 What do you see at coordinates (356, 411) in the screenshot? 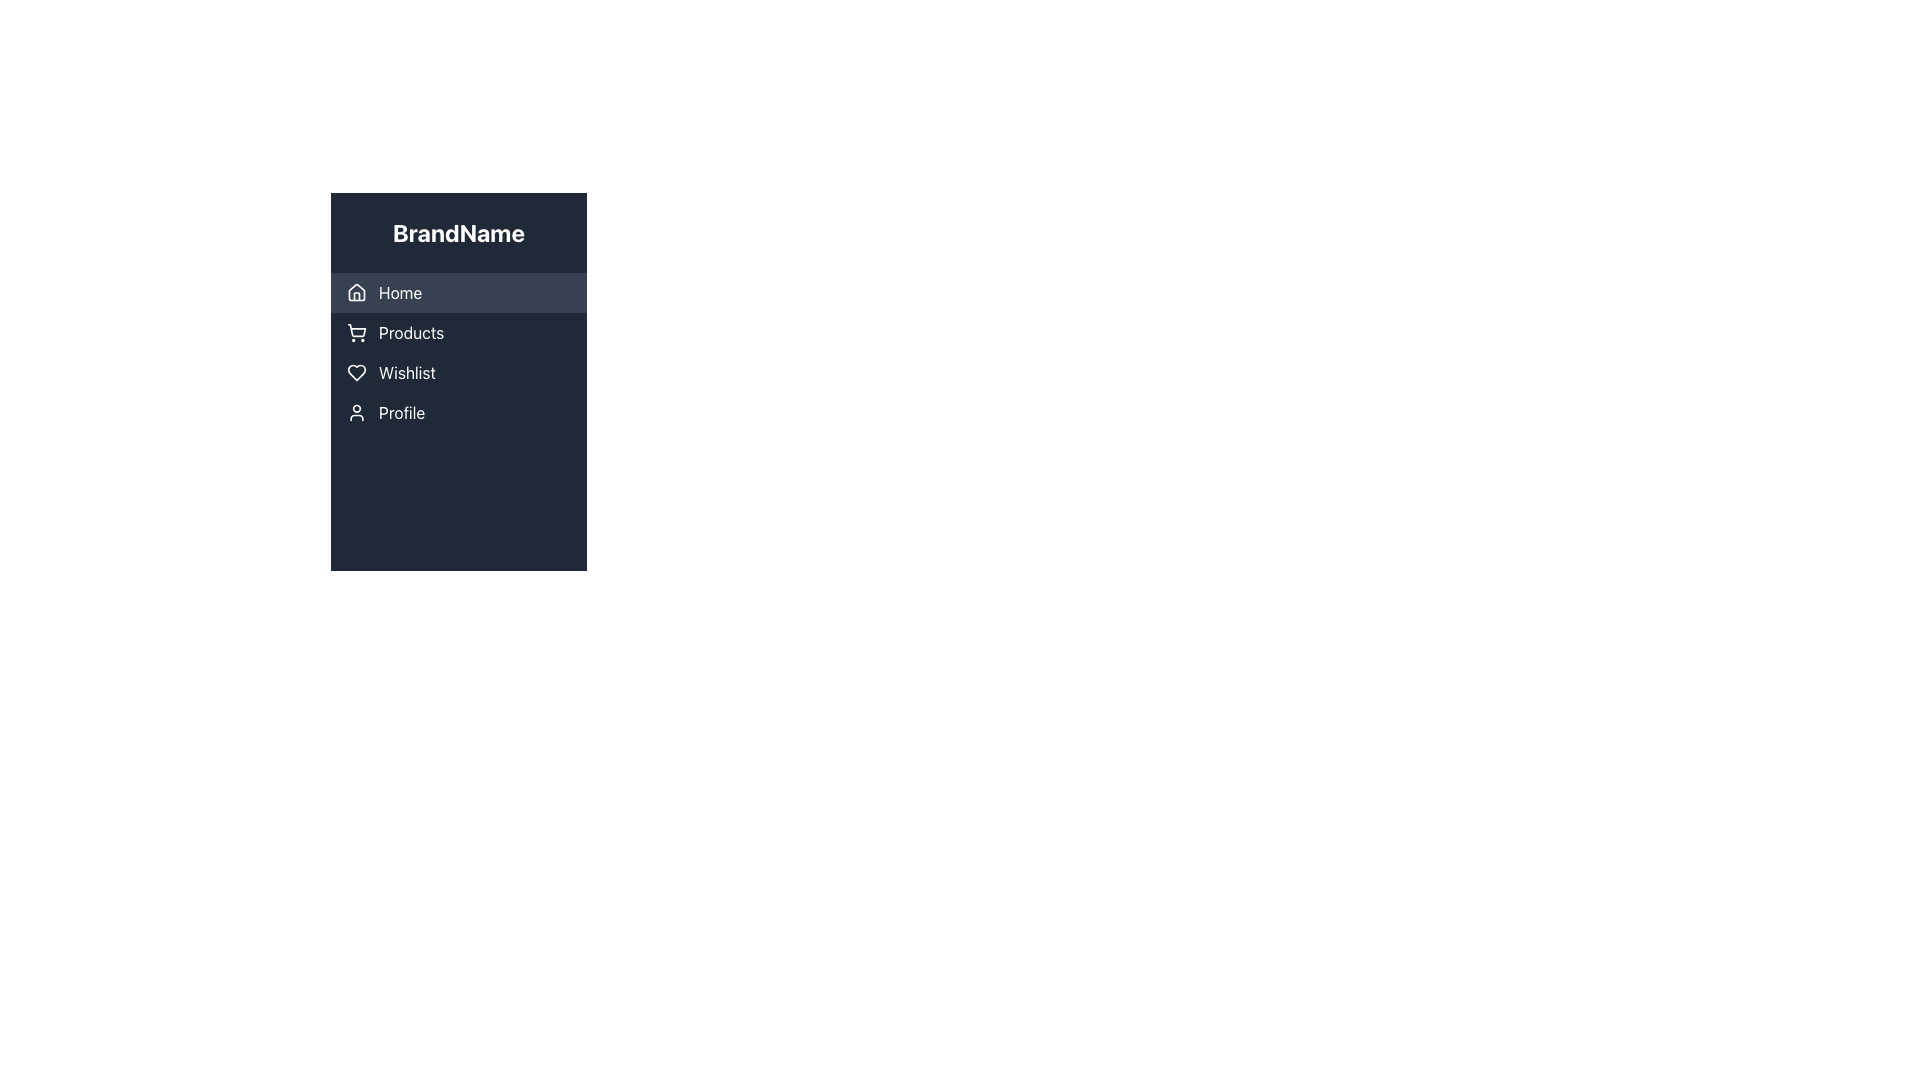
I see `the 'Profile' icon in the vertical navigation menu located below the 'Wishlist' entry` at bounding box center [356, 411].